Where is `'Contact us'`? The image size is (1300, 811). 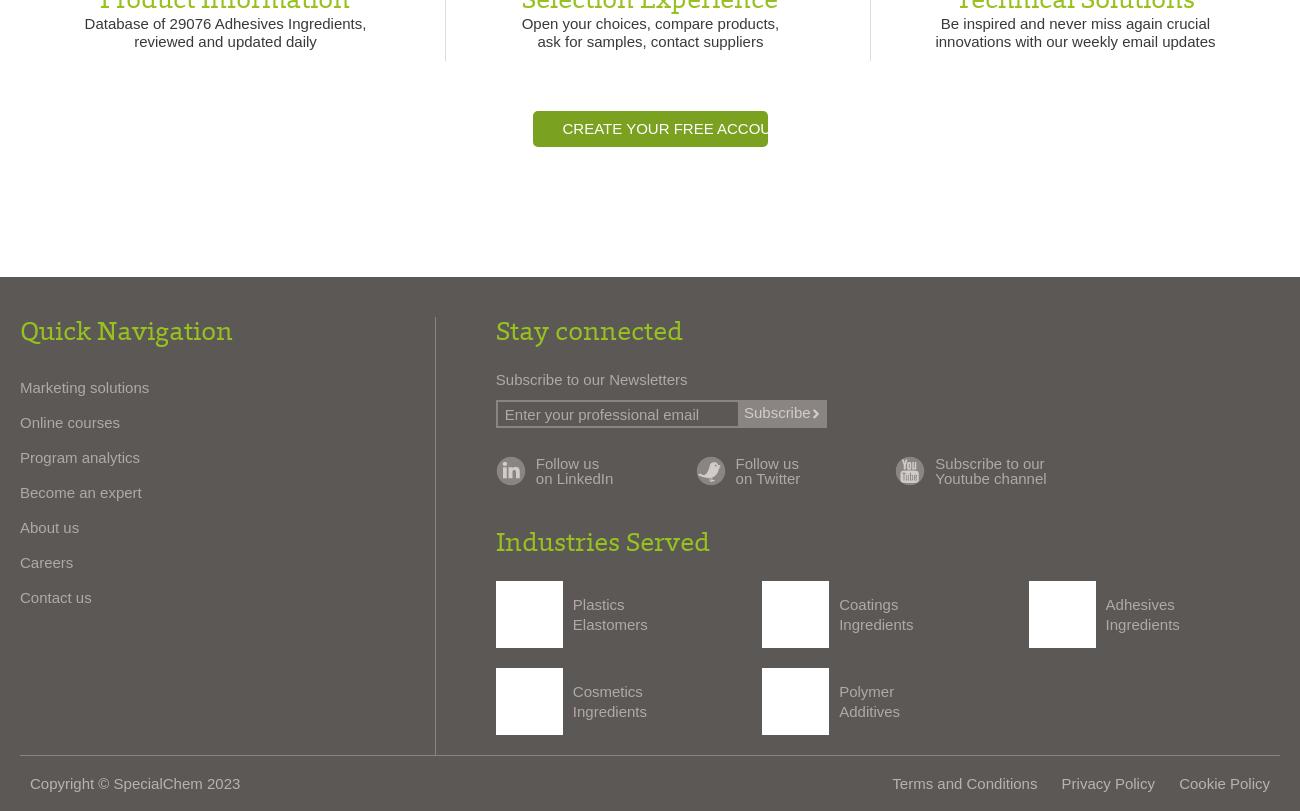
'Contact us' is located at coordinates (55, 596).